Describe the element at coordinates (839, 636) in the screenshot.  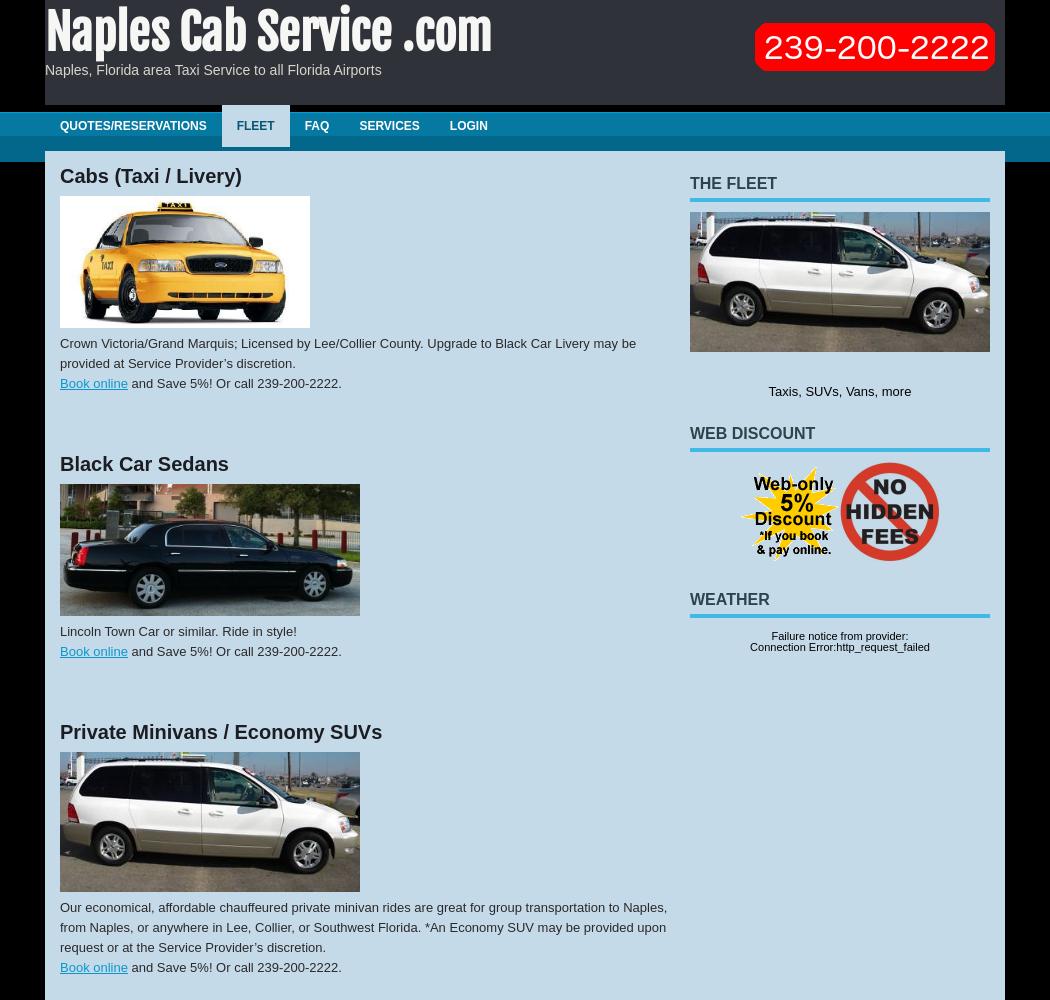
I see `'Failure notice from provider:'` at that location.